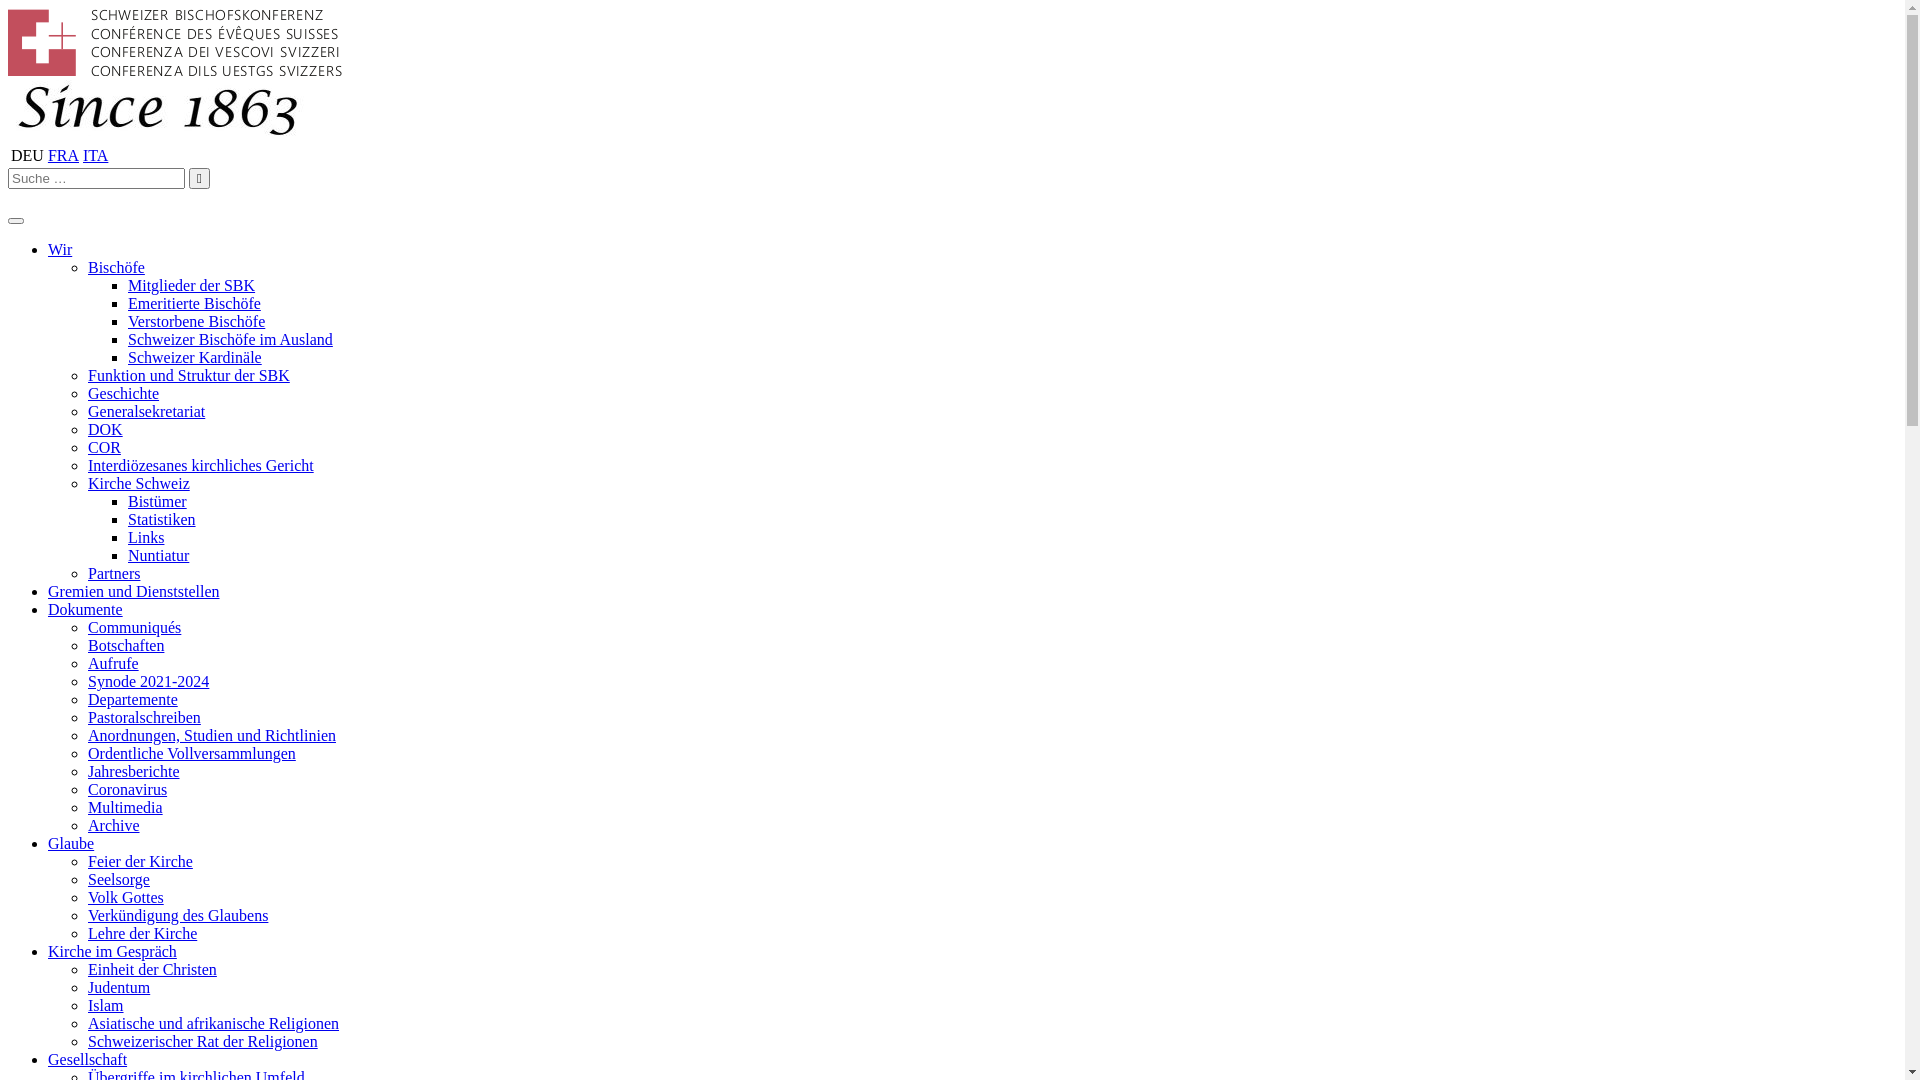 The image size is (1920, 1080). Describe the element at coordinates (86, 410) in the screenshot. I see `'Generalsekretariat'` at that location.